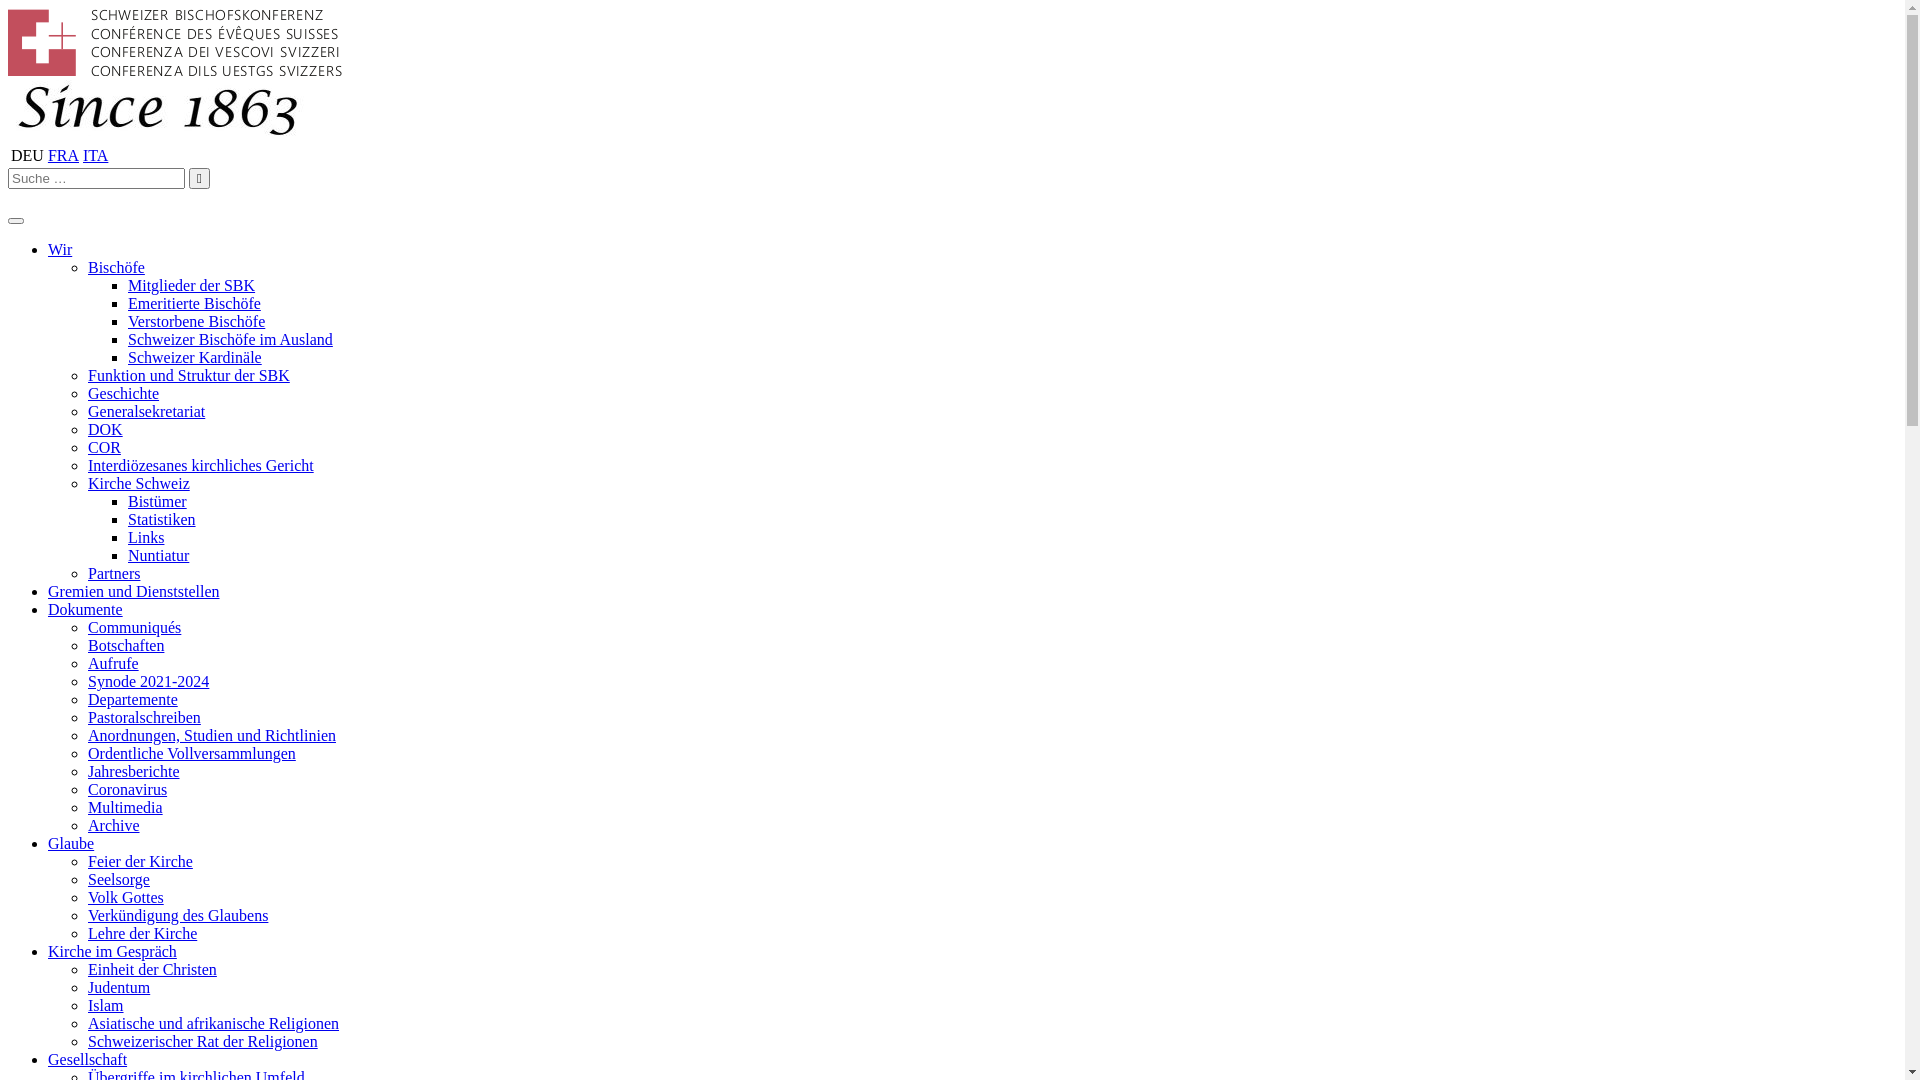 The image size is (1920, 1080). Describe the element at coordinates (86, 410) in the screenshot. I see `'Generalsekretariat'` at that location.